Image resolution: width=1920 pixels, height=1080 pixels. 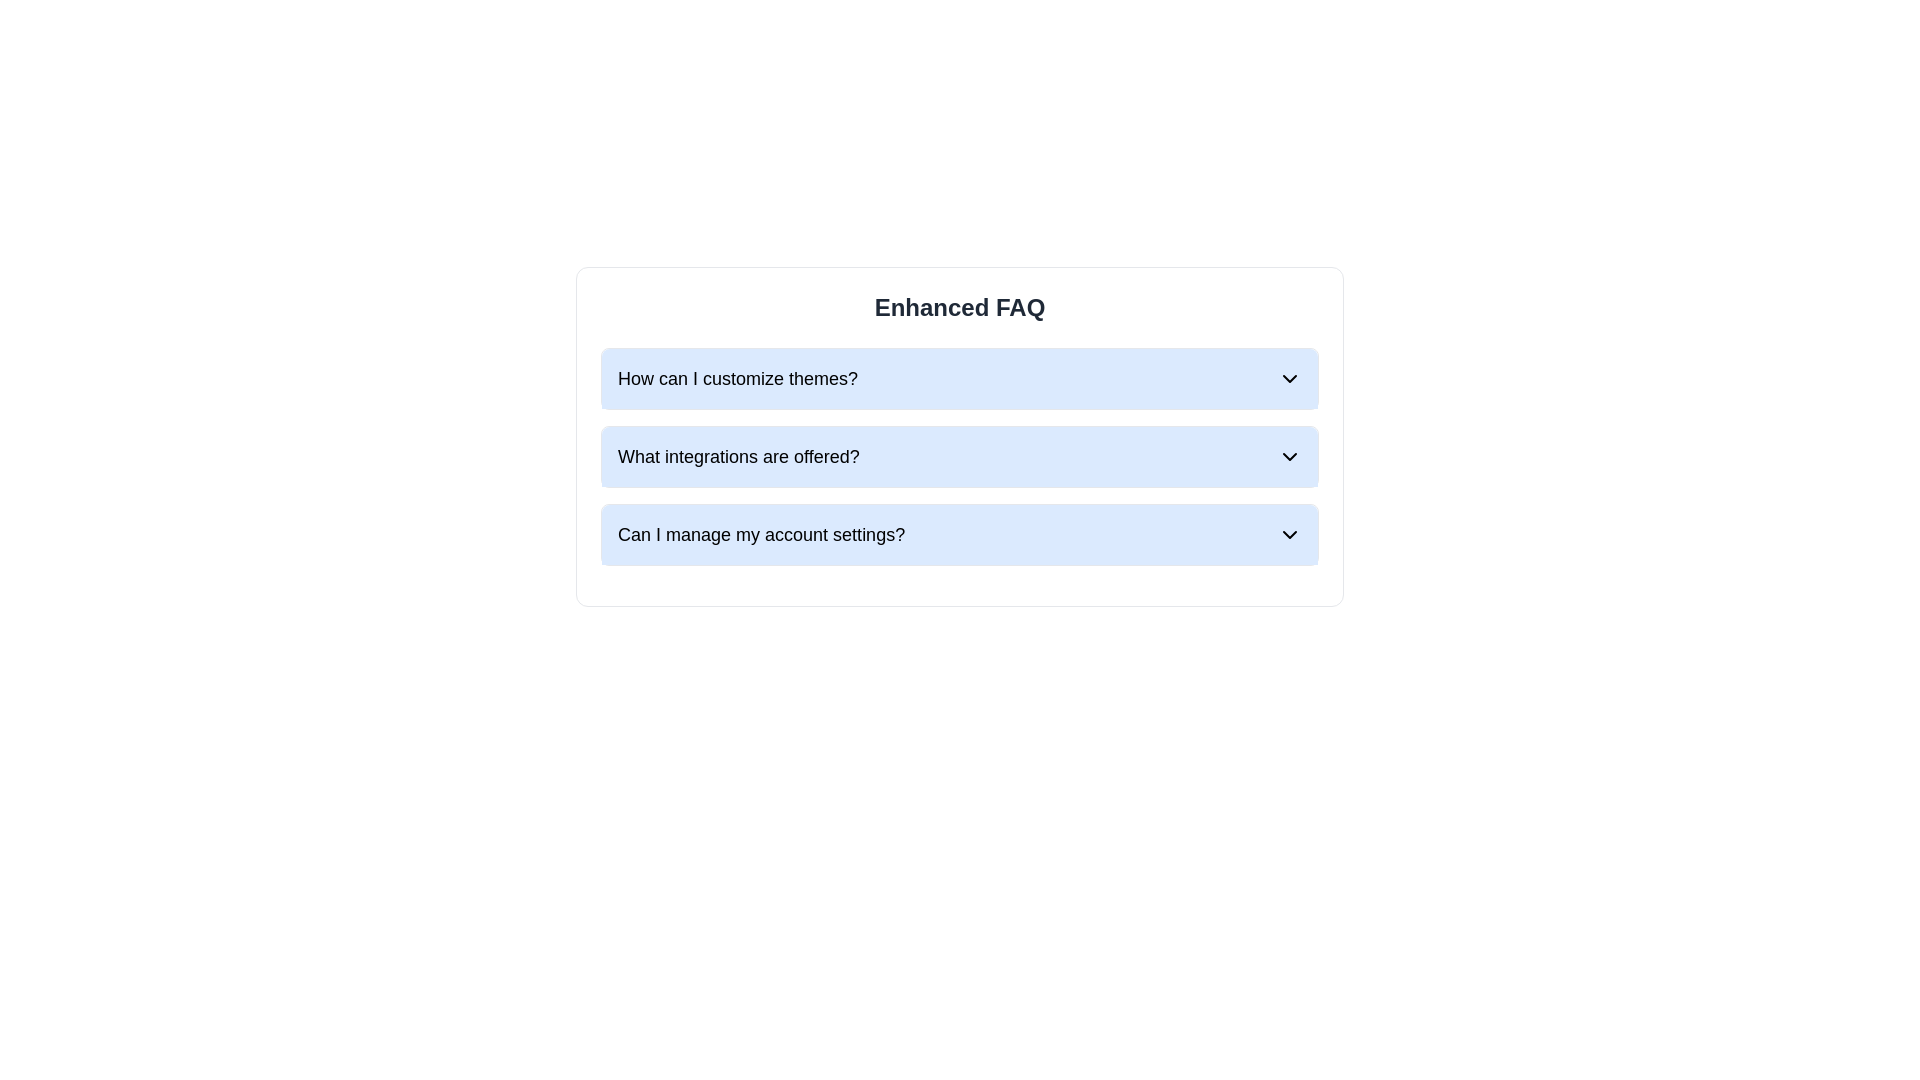 I want to click on the second question in the FAQ section, so click(x=960, y=456).